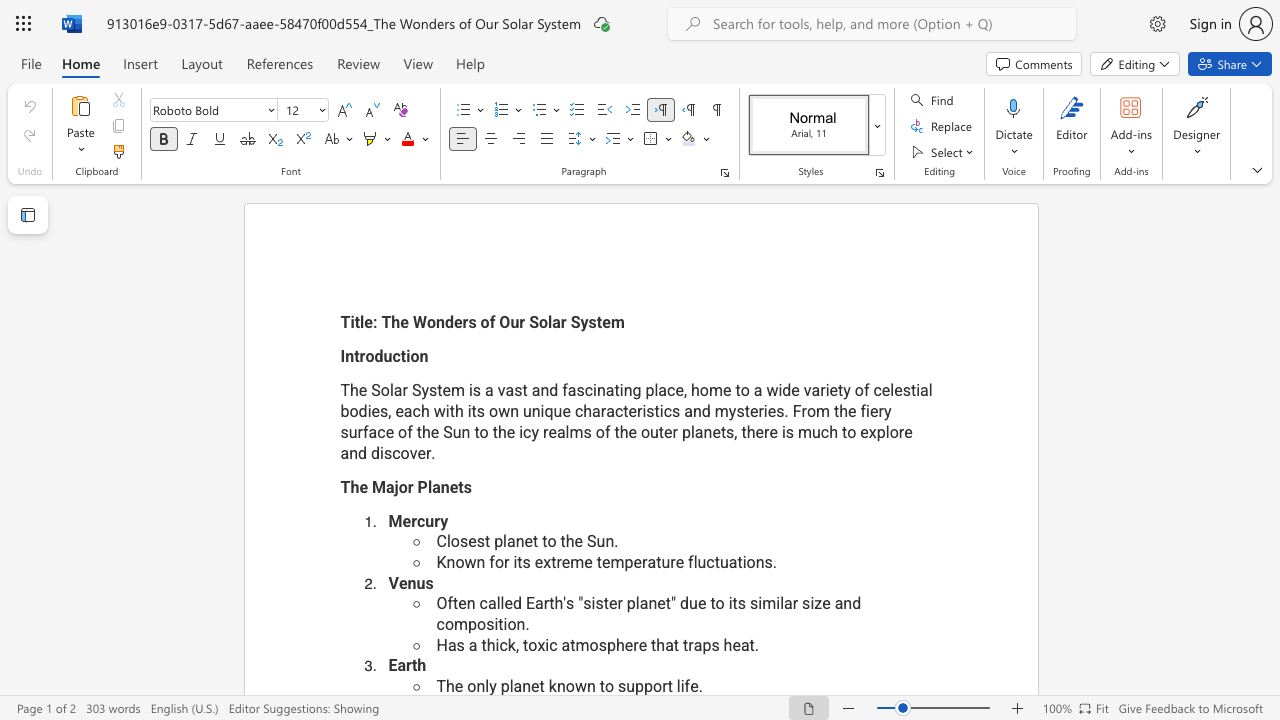 Image resolution: width=1280 pixels, height=720 pixels. I want to click on the 2th character "S" in the text, so click(415, 390).